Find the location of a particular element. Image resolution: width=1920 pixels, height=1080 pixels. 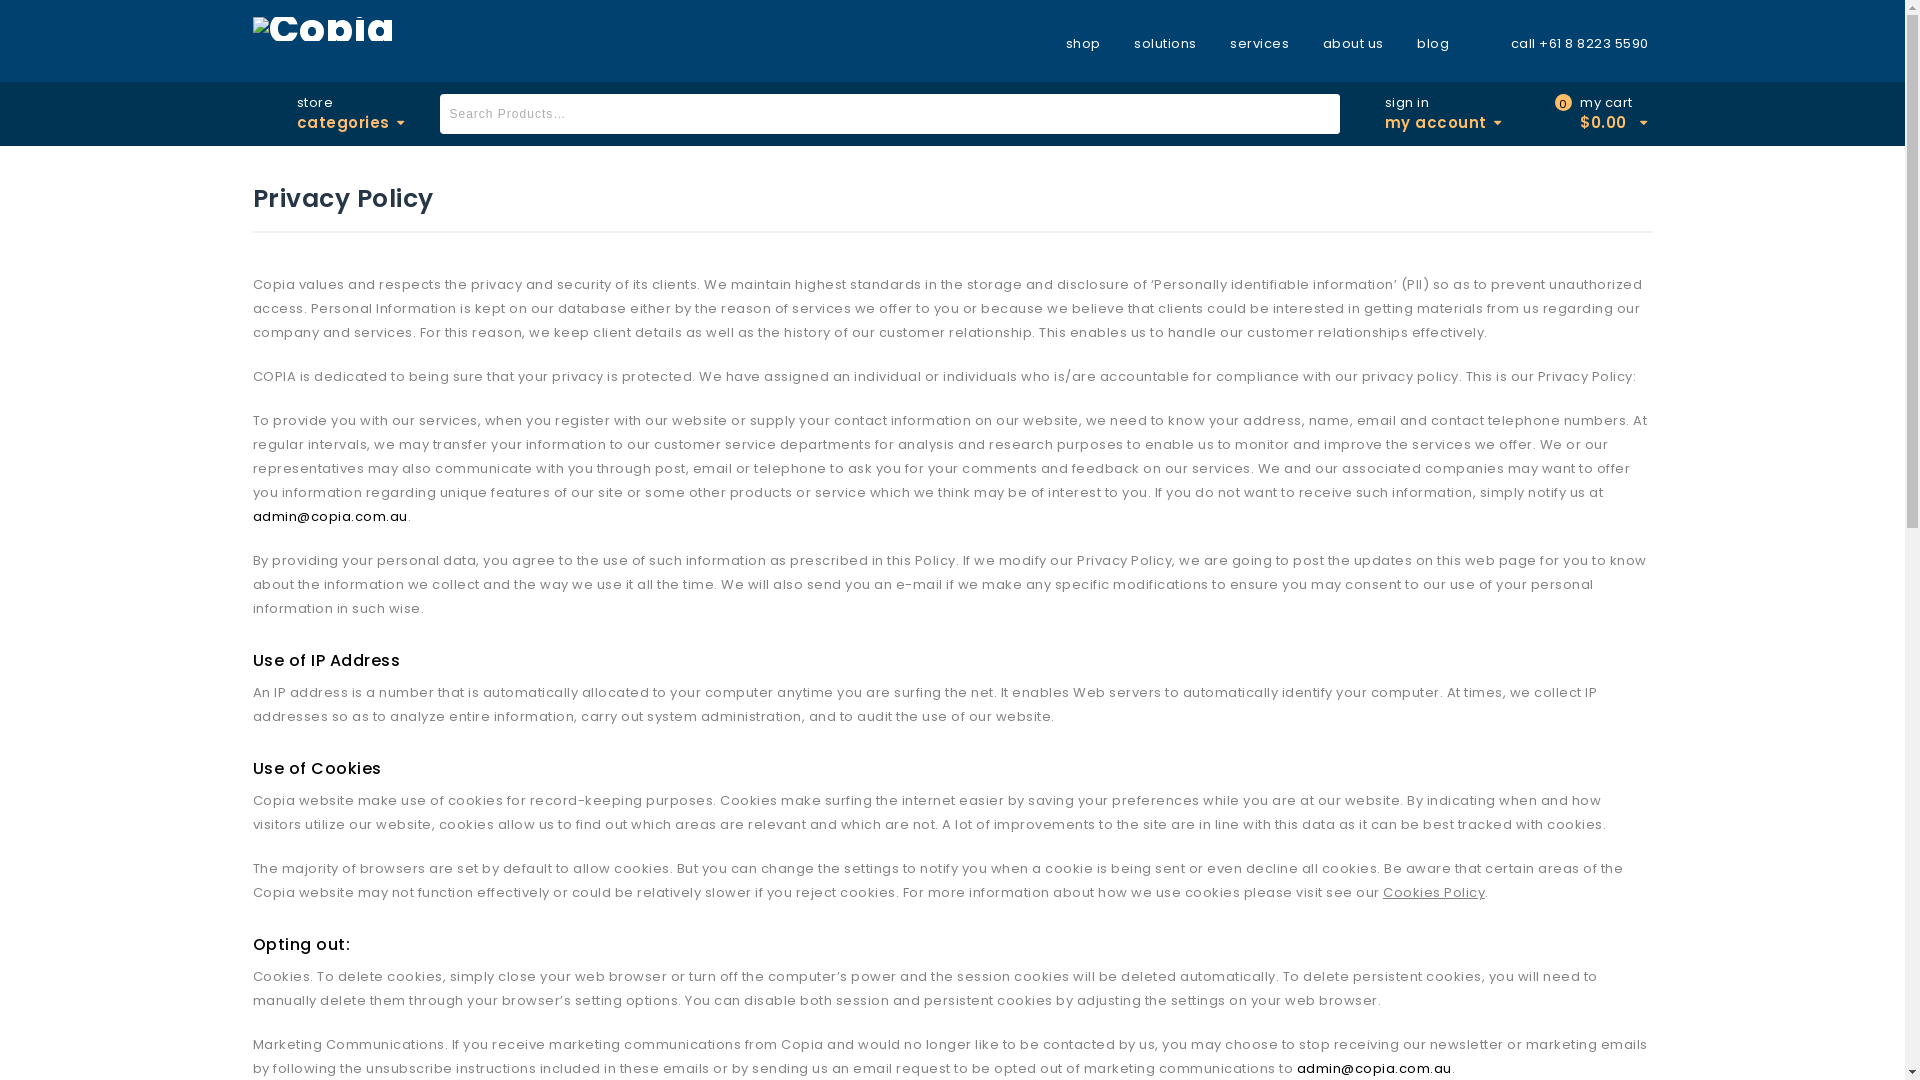

'0 is located at coordinates (1606, 114).